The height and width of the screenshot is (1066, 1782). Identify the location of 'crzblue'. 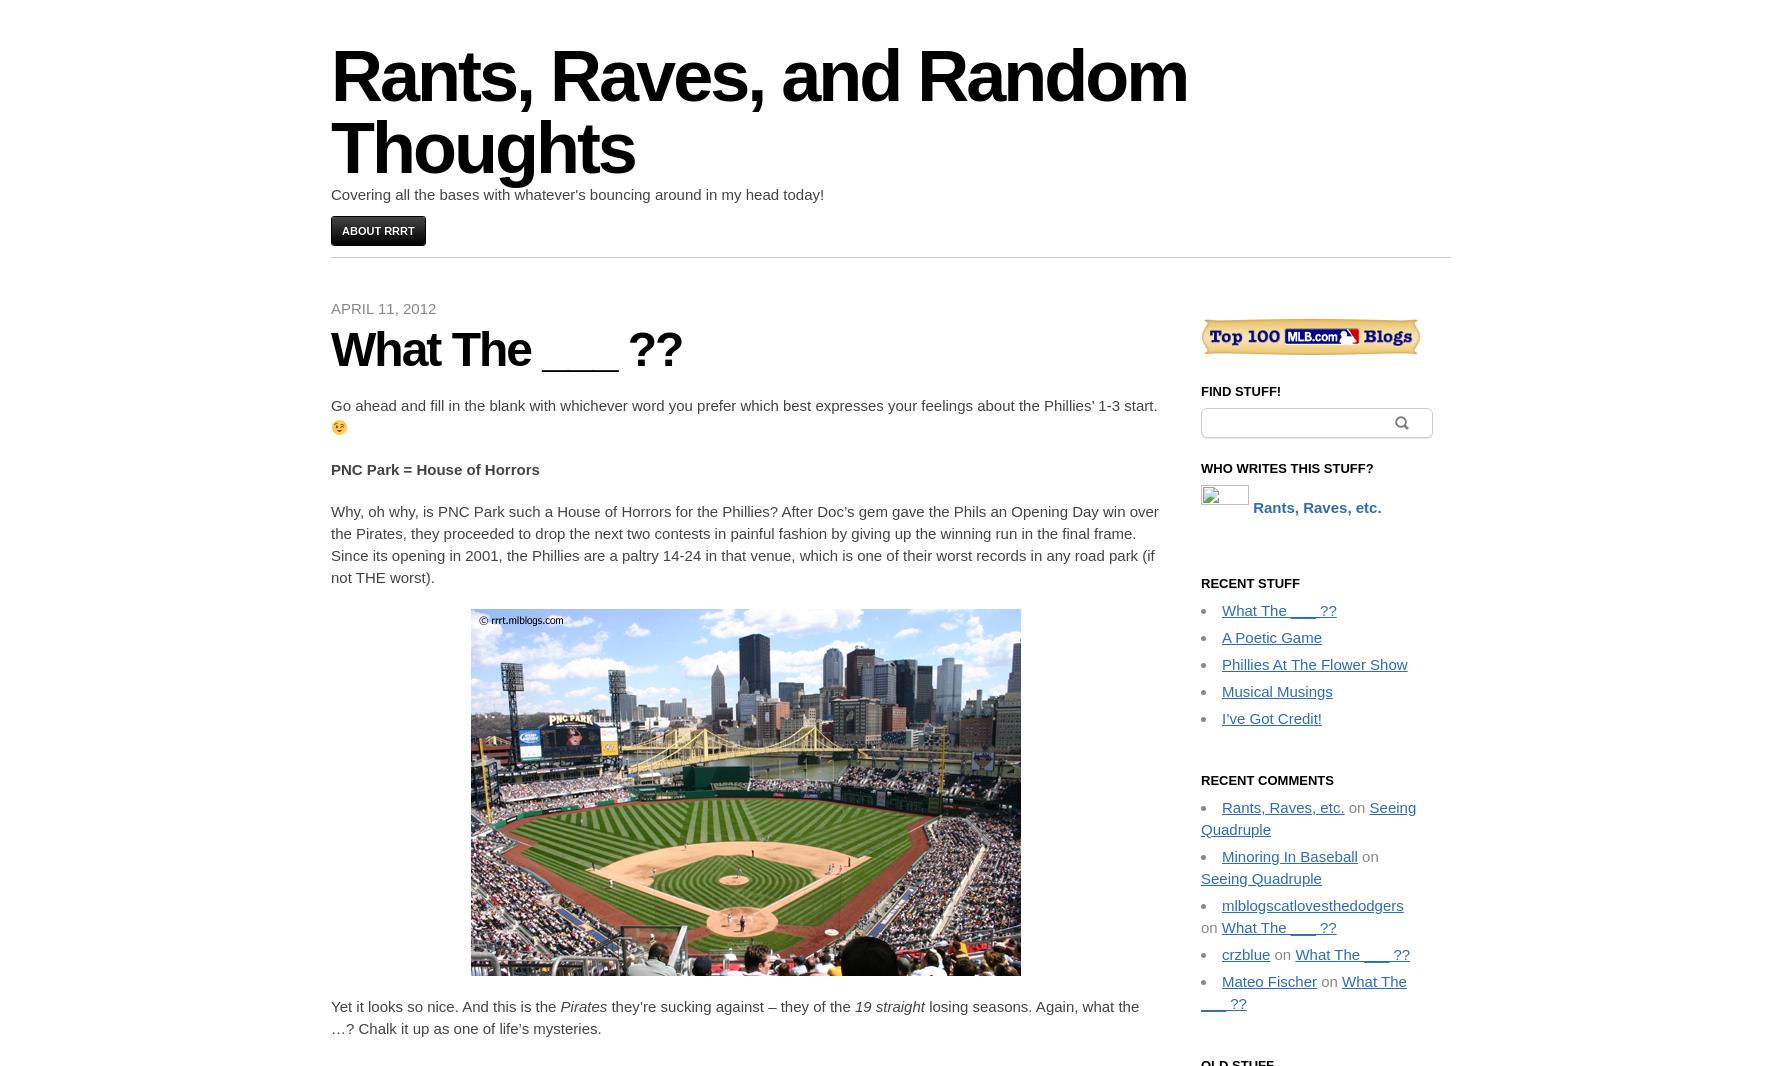
(1244, 953).